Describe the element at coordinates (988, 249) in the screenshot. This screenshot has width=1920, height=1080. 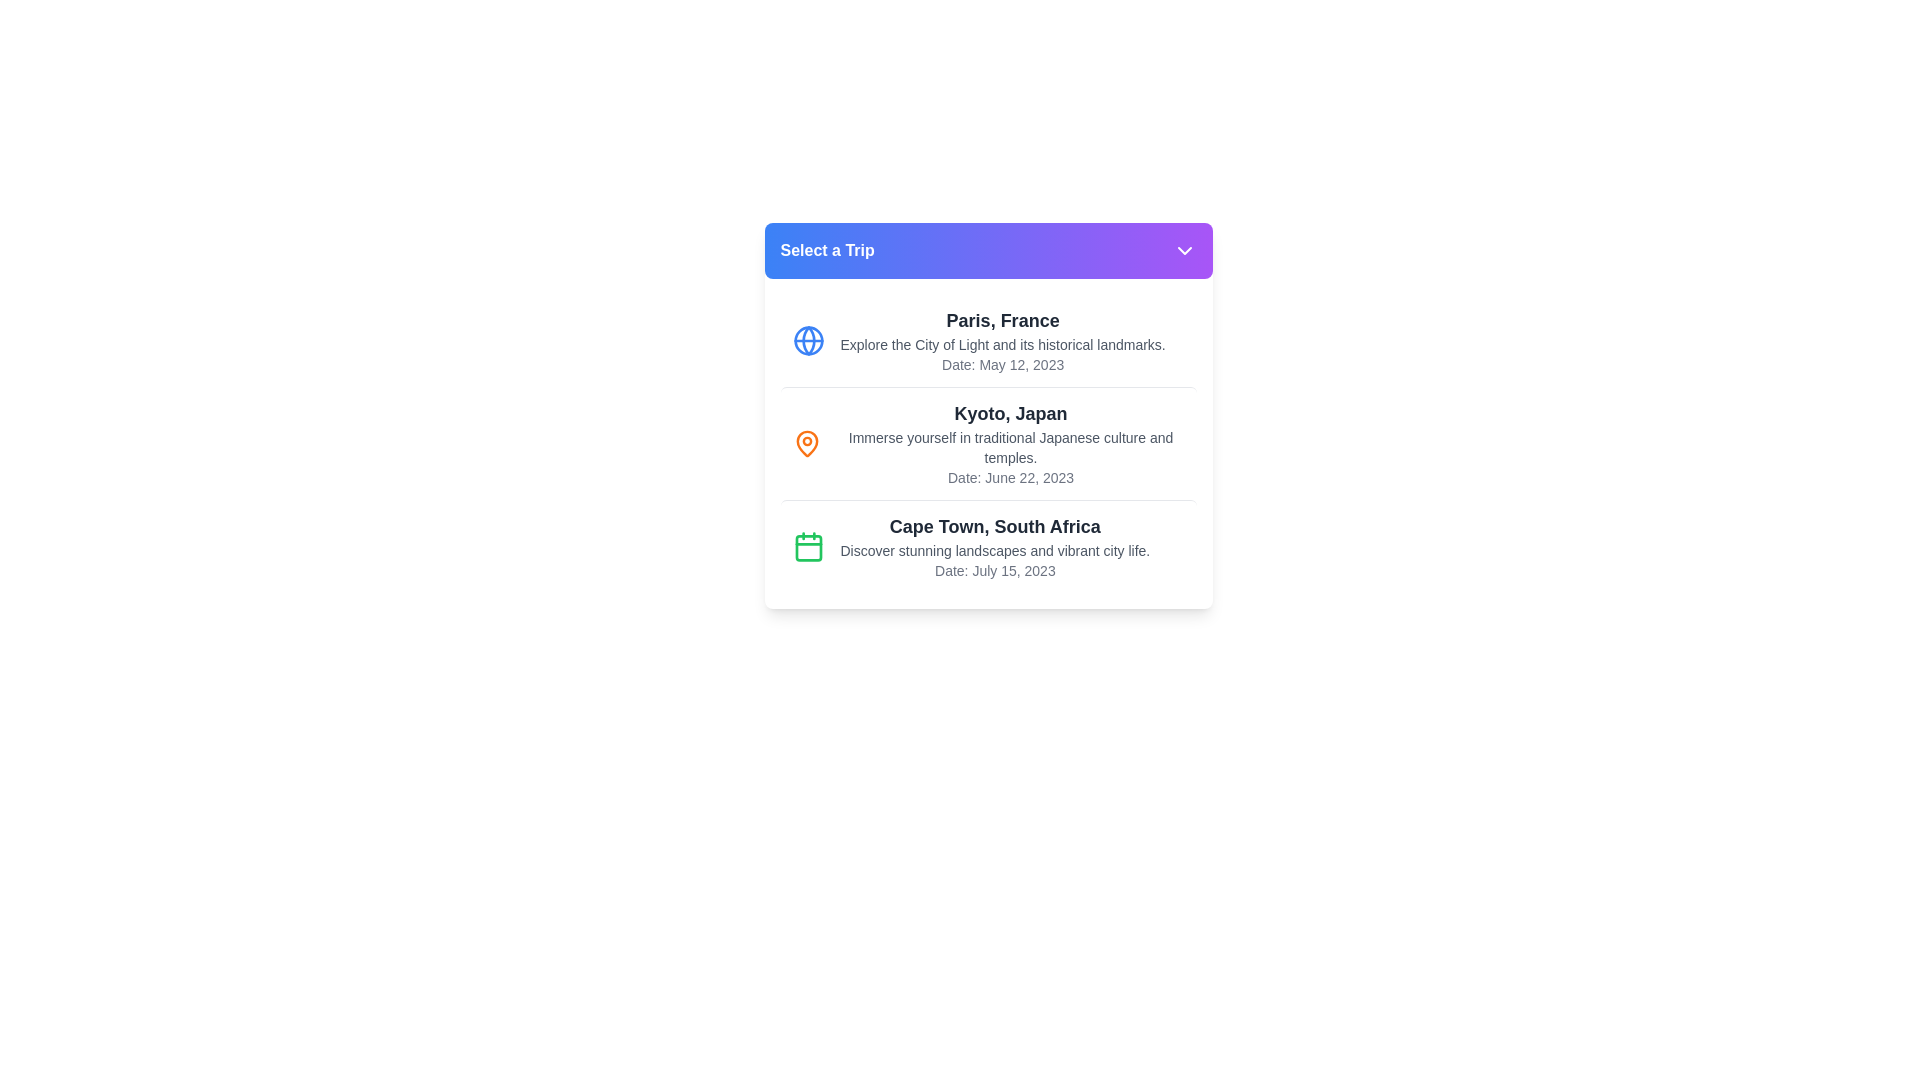
I see `the rectangular button with a gradient background labeled 'Select a Trip'` at that location.